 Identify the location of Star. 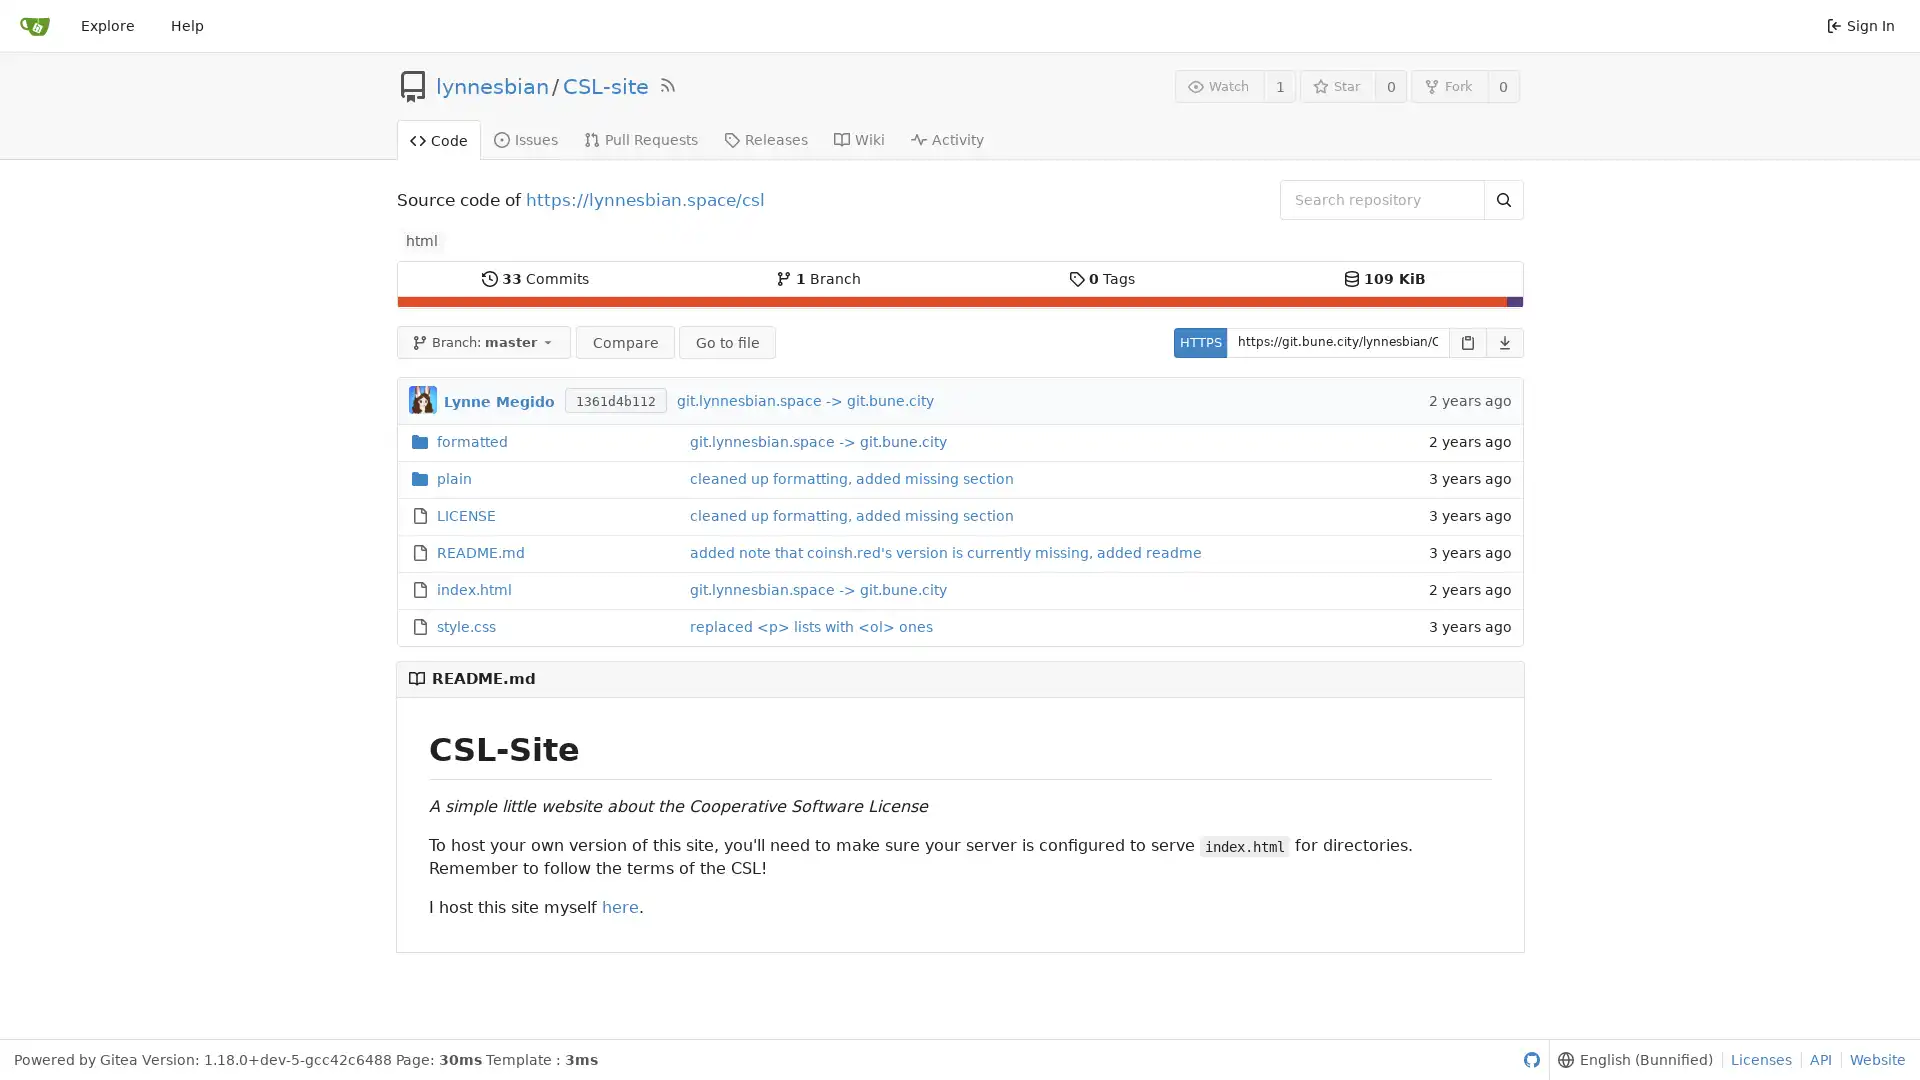
(1337, 85).